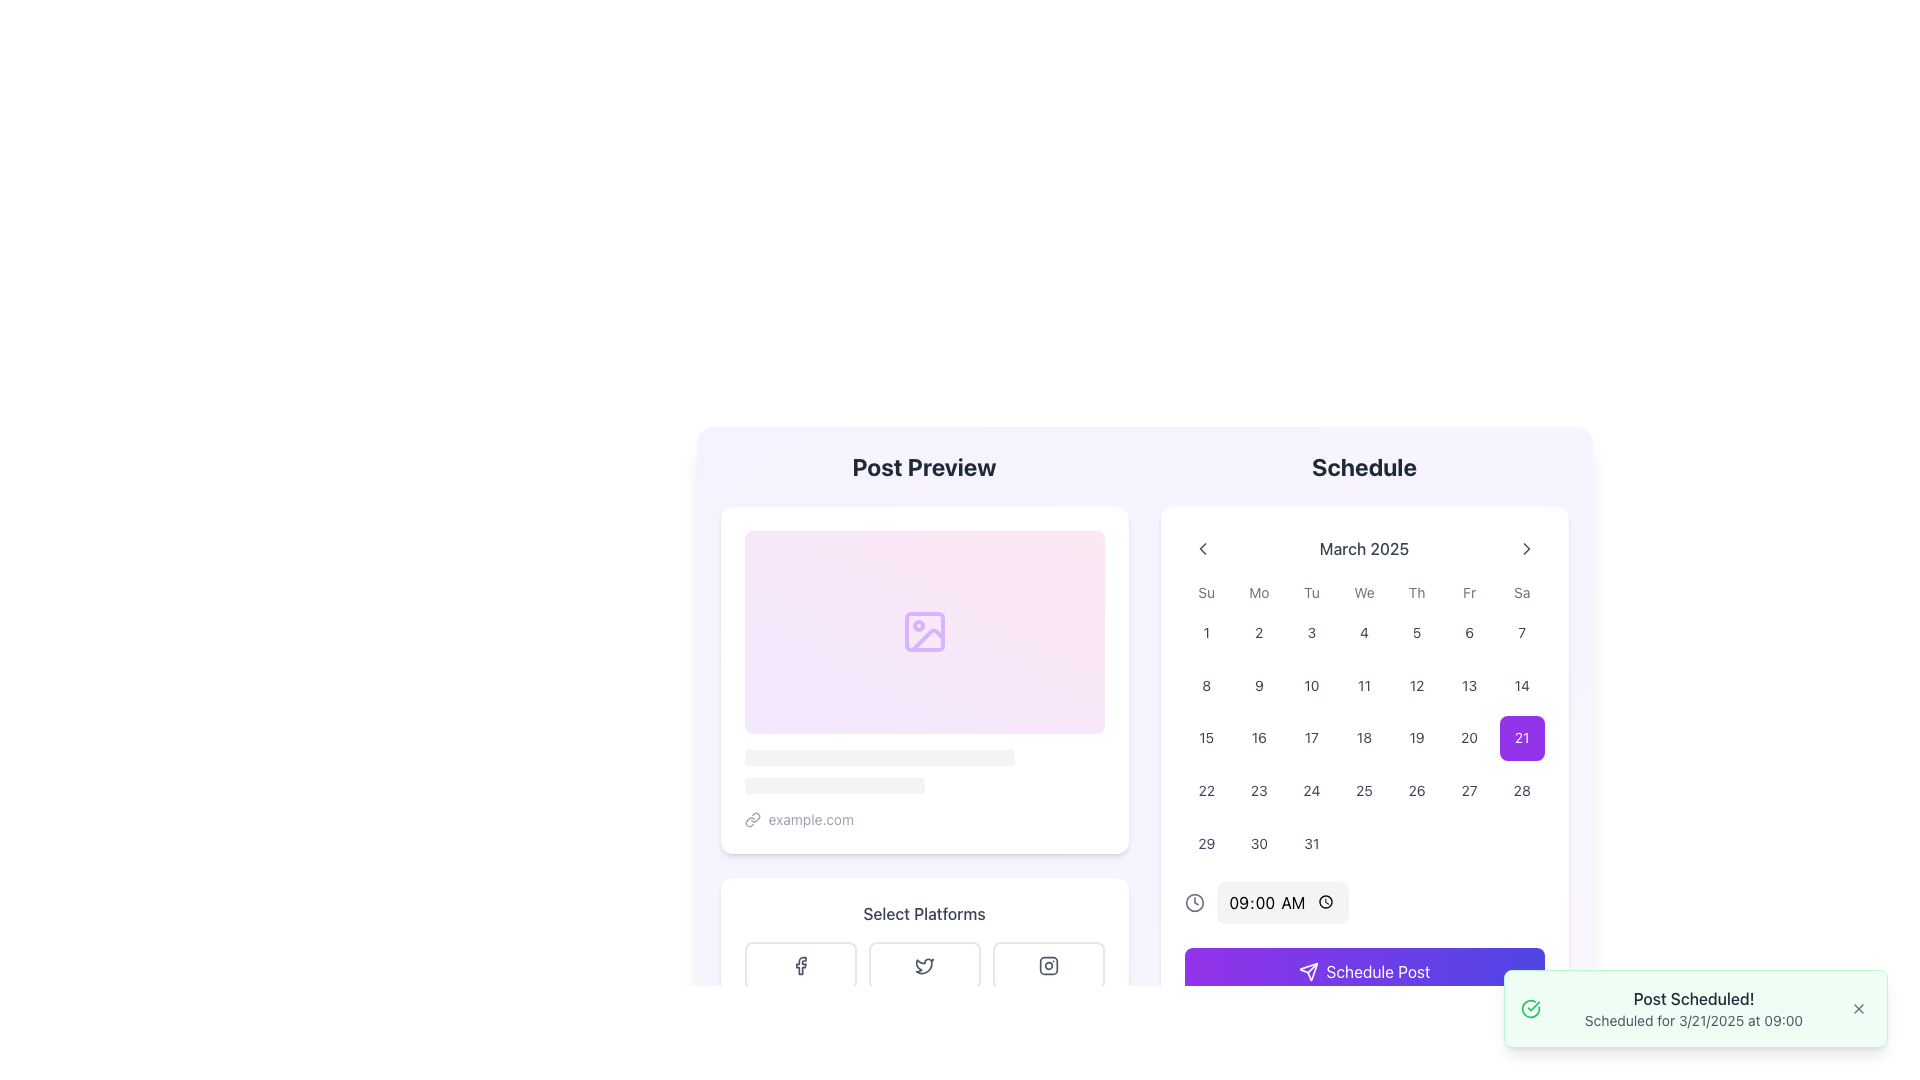 The width and height of the screenshot is (1920, 1080). I want to click on the text label that displays the currently selected month and year in the calendar section of the schedule panel, so click(1363, 548).